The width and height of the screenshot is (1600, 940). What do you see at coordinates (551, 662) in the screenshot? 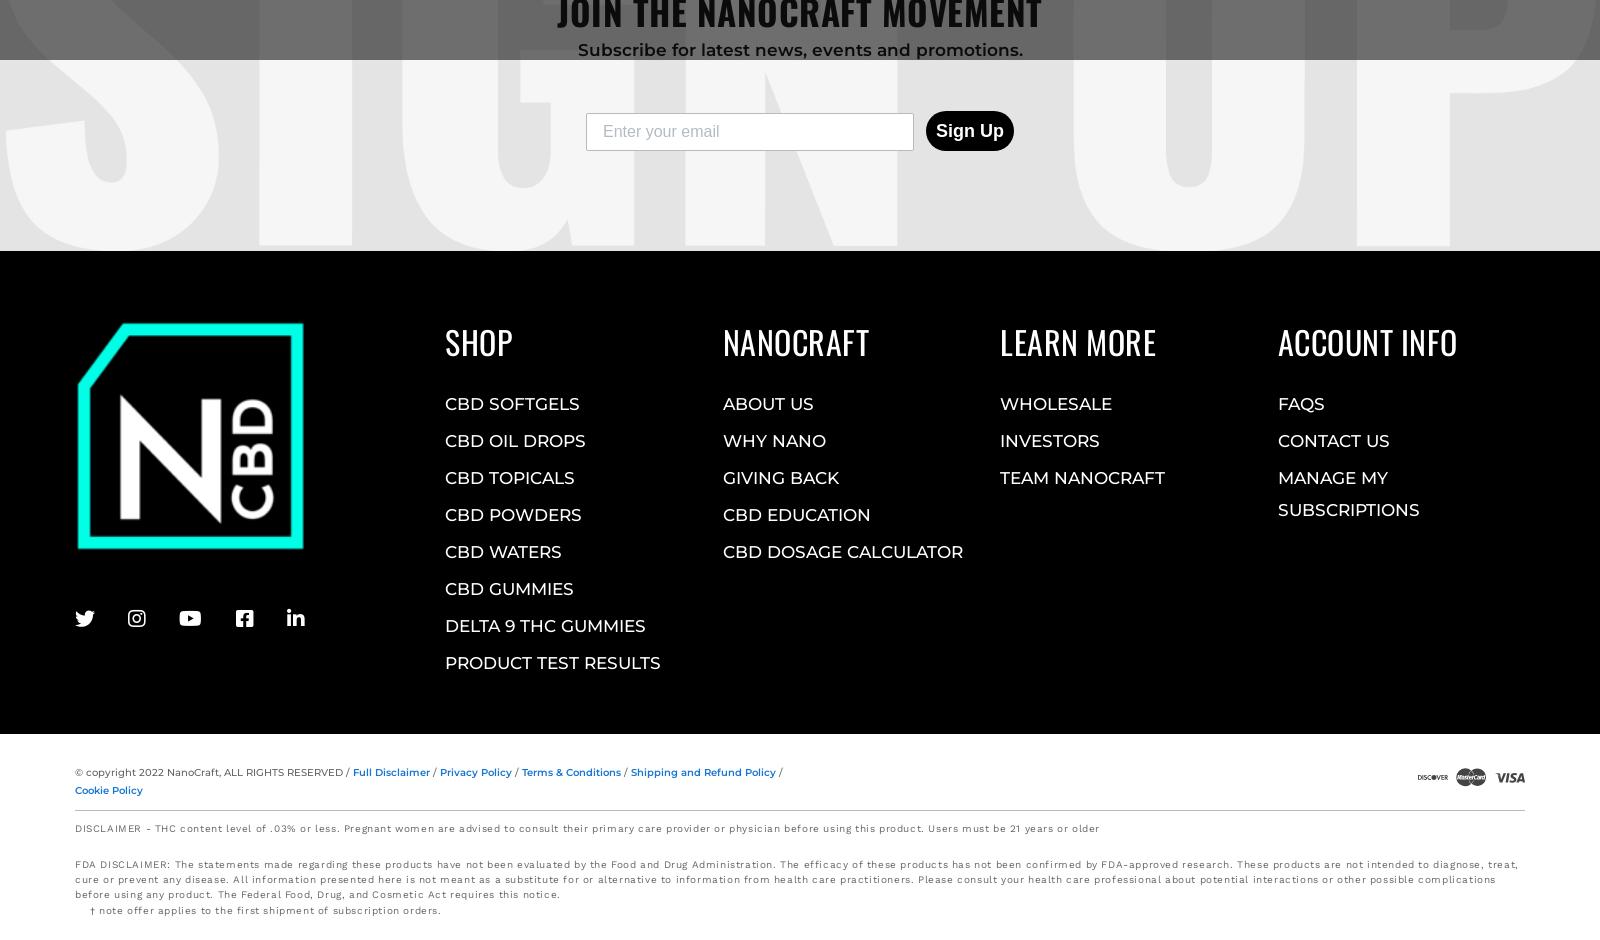
I see `'PRODUCT TEST RESULTS'` at bounding box center [551, 662].